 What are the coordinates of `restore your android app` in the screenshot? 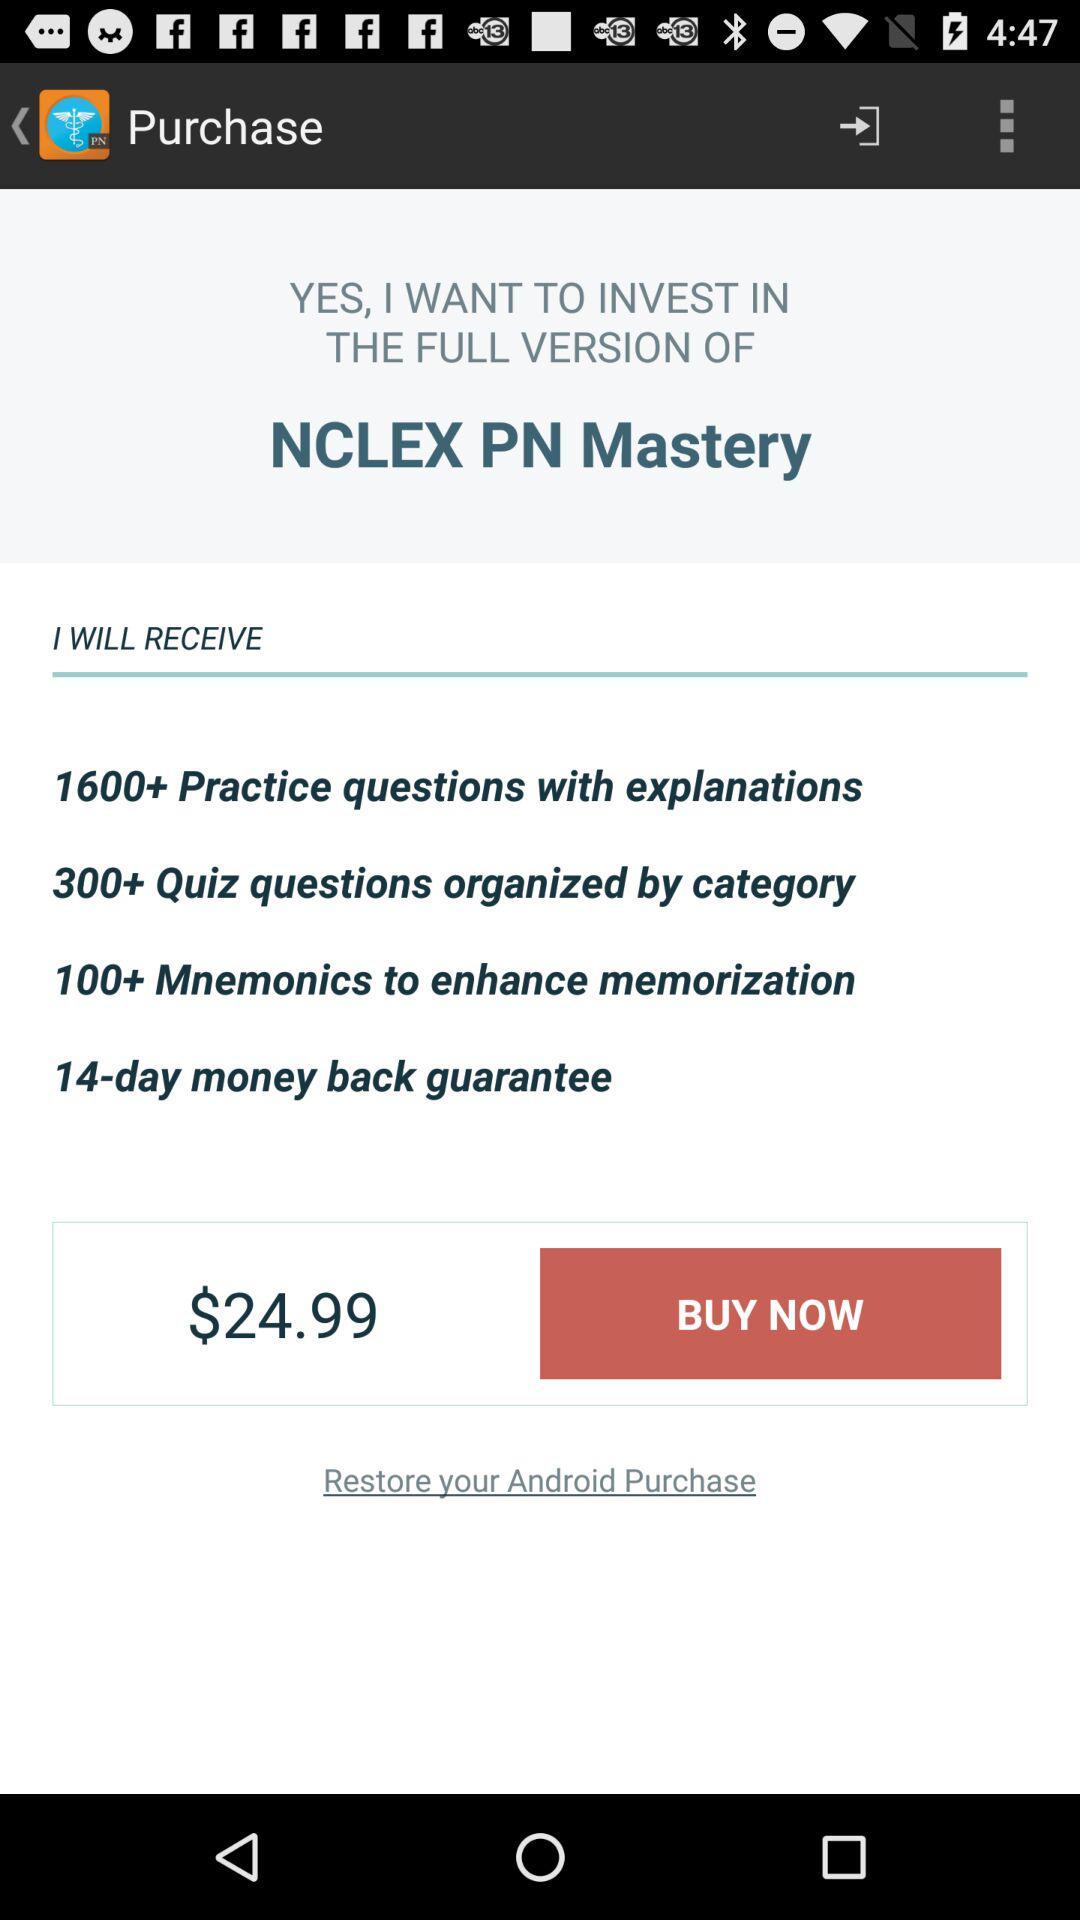 It's located at (538, 1479).